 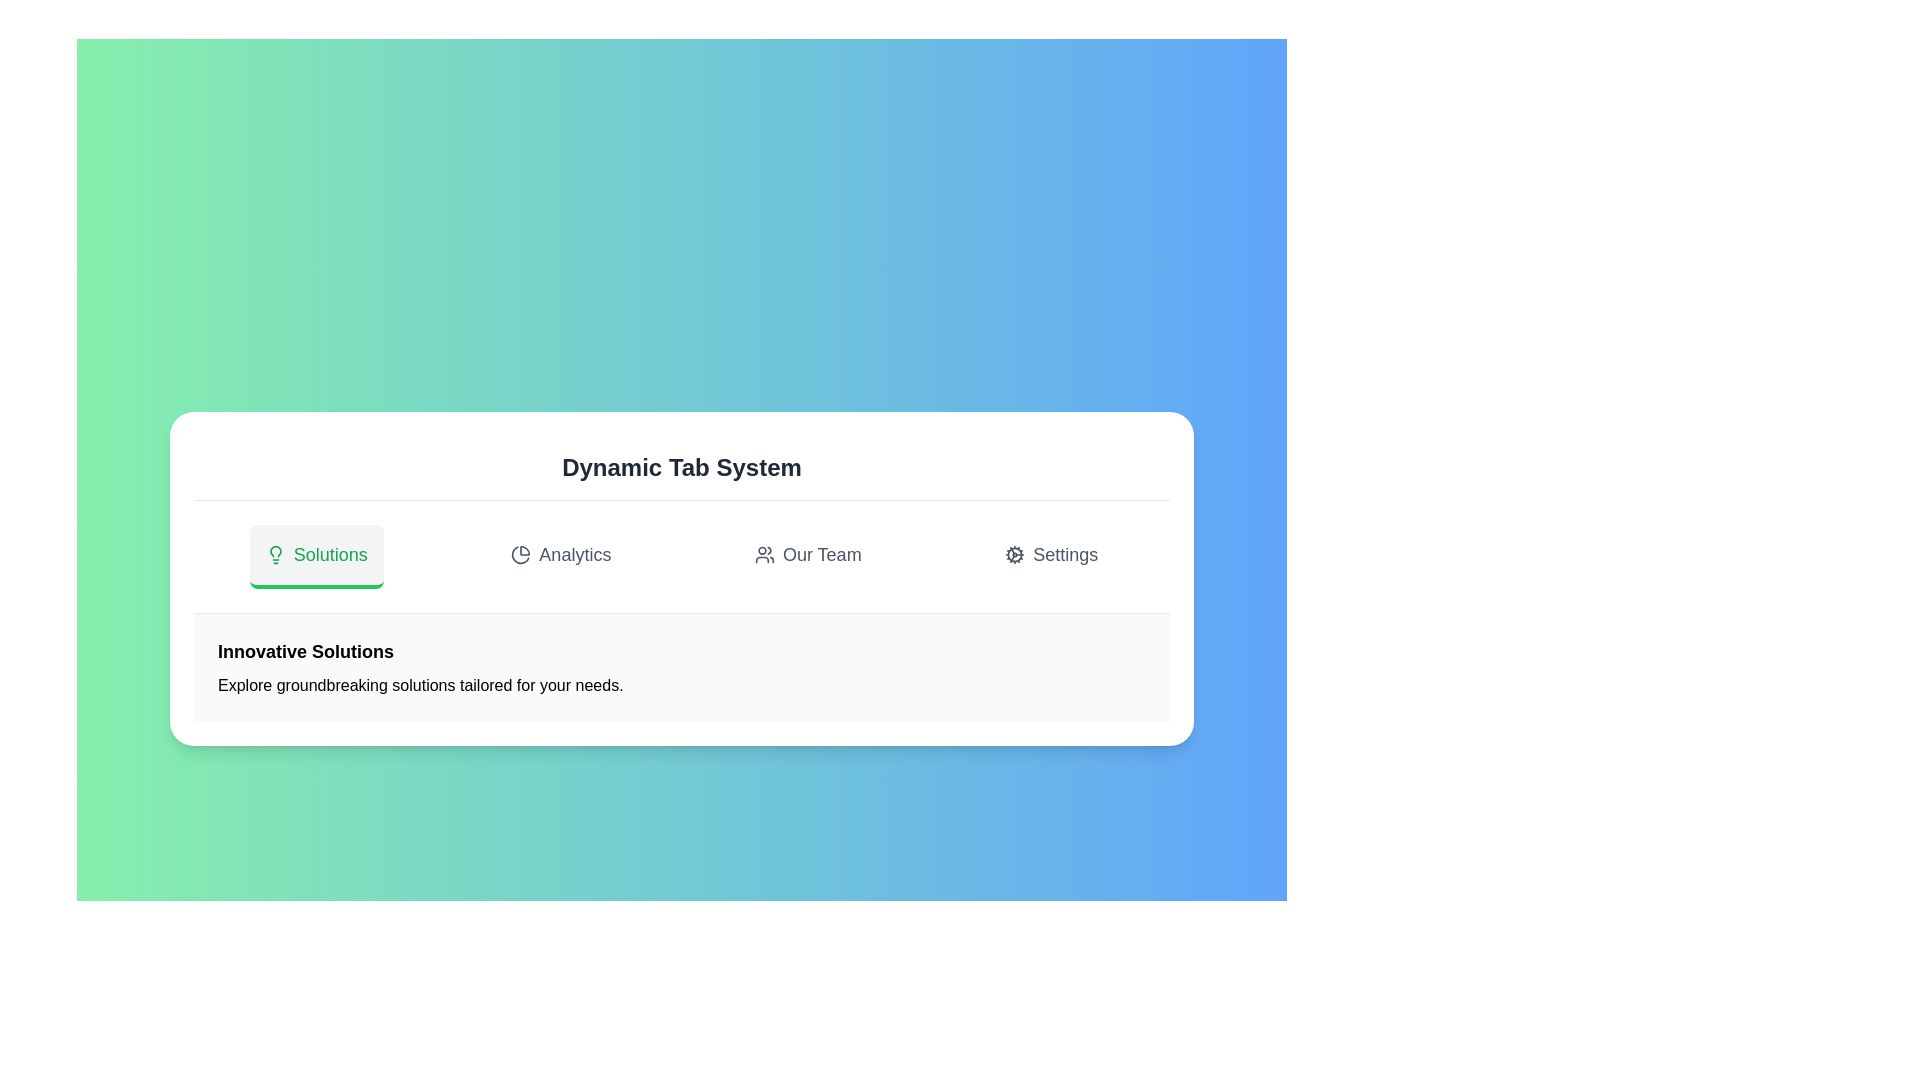 I want to click on the cogwheel icon, which is styled with a circular shape and is located at the far-right side of the section headings, so click(x=1015, y=555).